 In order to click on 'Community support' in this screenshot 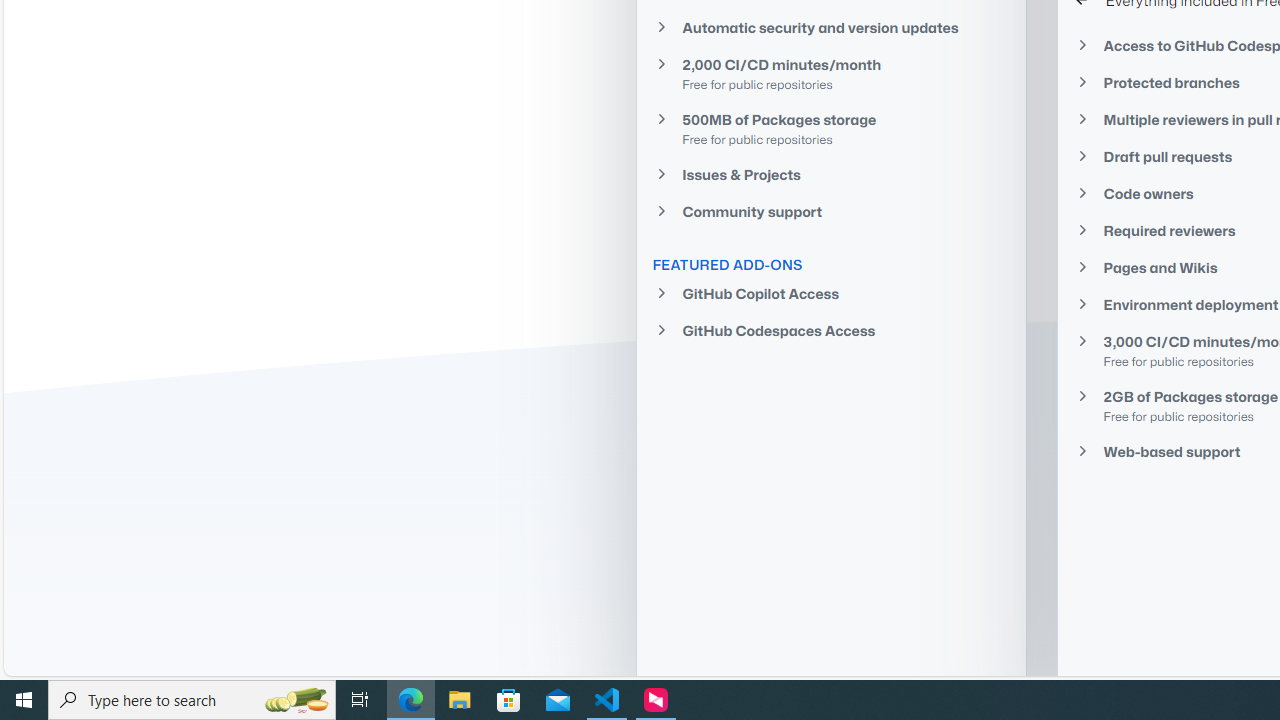, I will do `click(830, 211)`.